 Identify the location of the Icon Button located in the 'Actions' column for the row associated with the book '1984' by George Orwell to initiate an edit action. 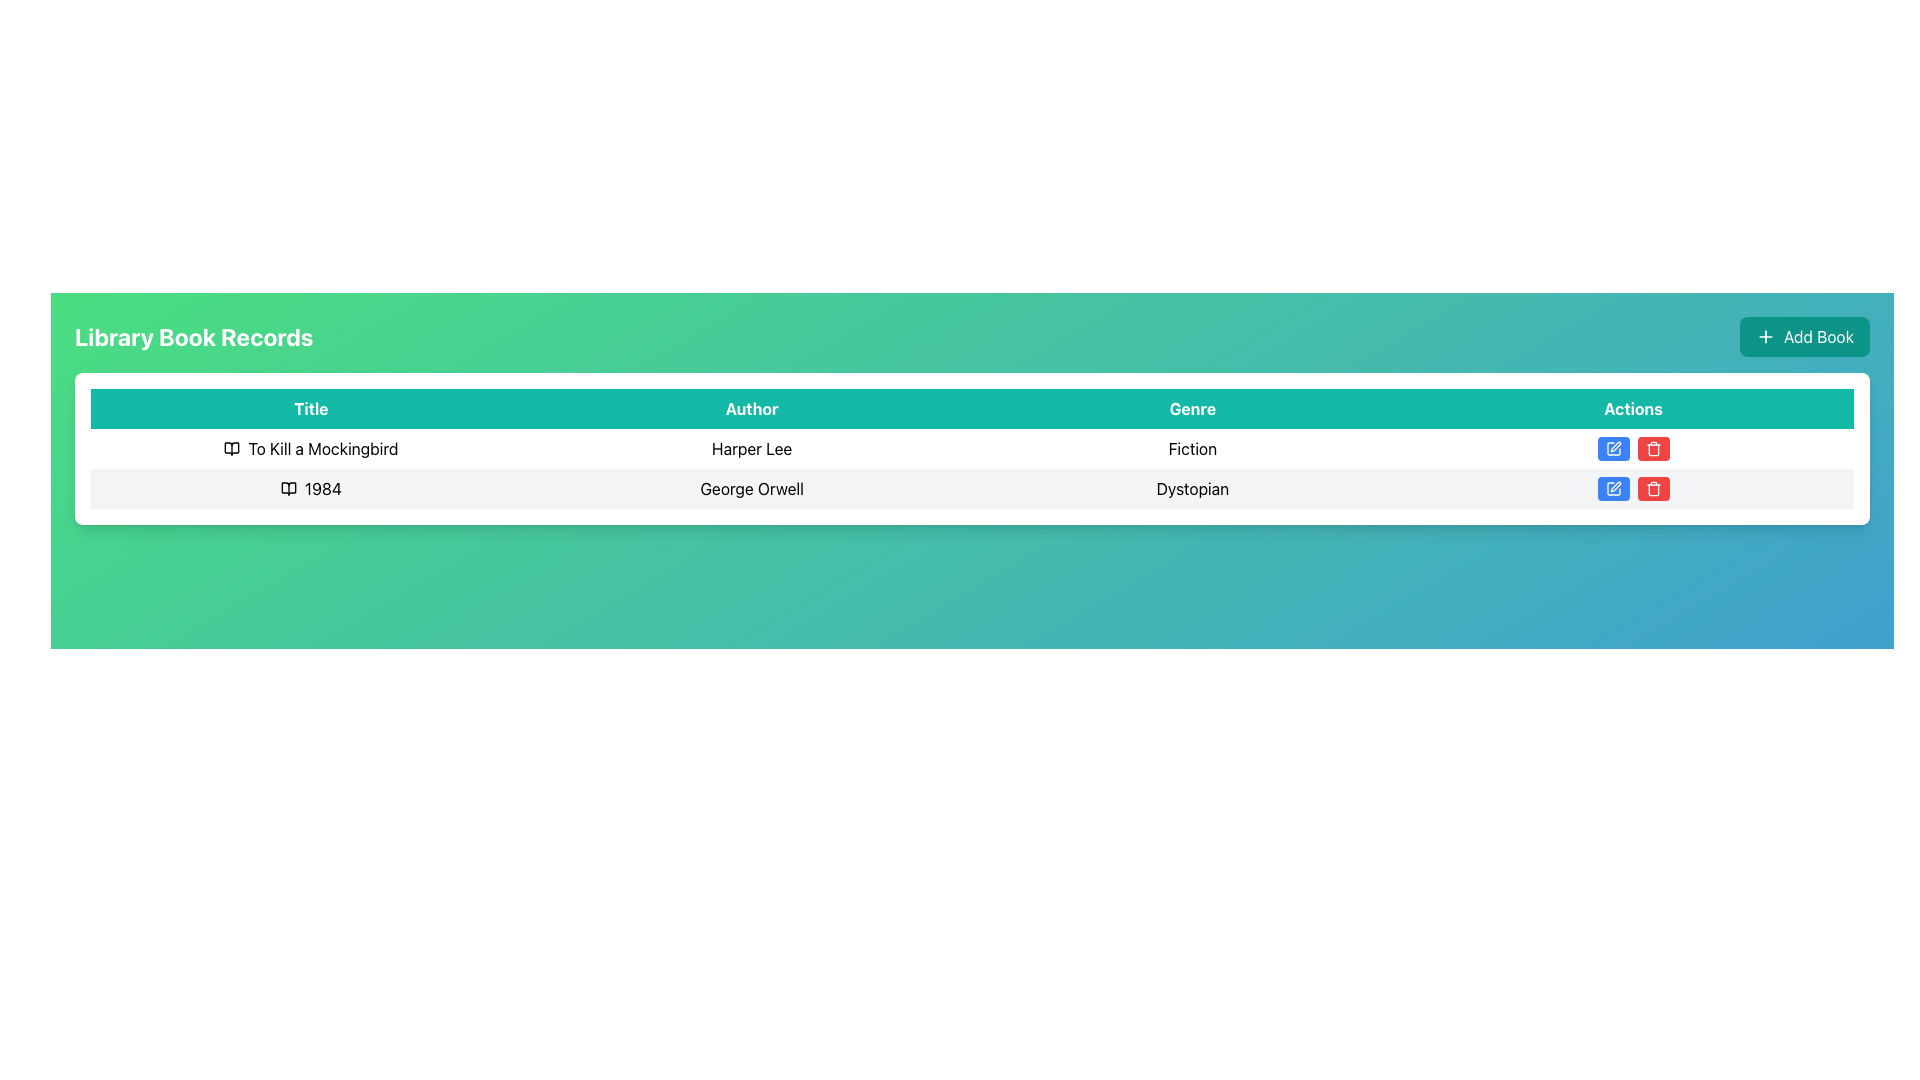
(1613, 489).